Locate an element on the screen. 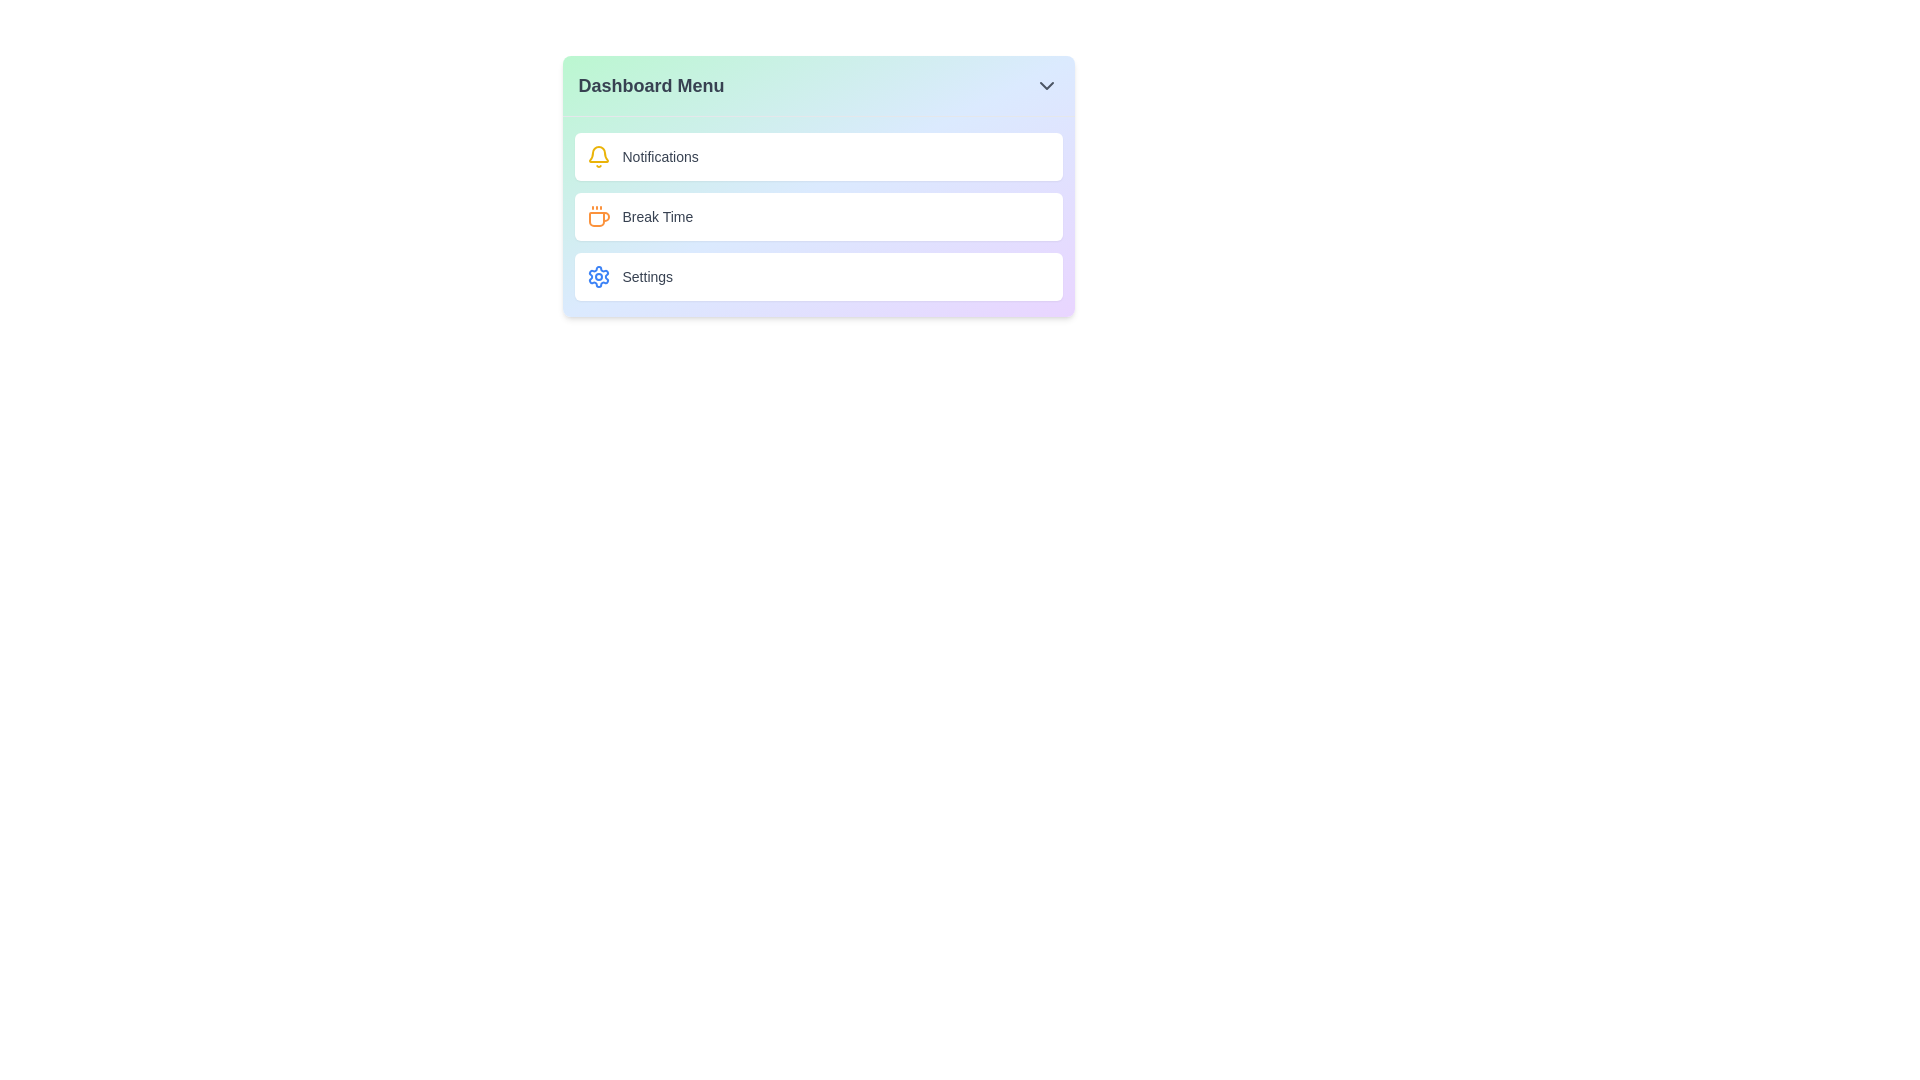  the Notifications icon located in the Dashboard Menu card, which signifies alerts or updates is located at coordinates (597, 156).